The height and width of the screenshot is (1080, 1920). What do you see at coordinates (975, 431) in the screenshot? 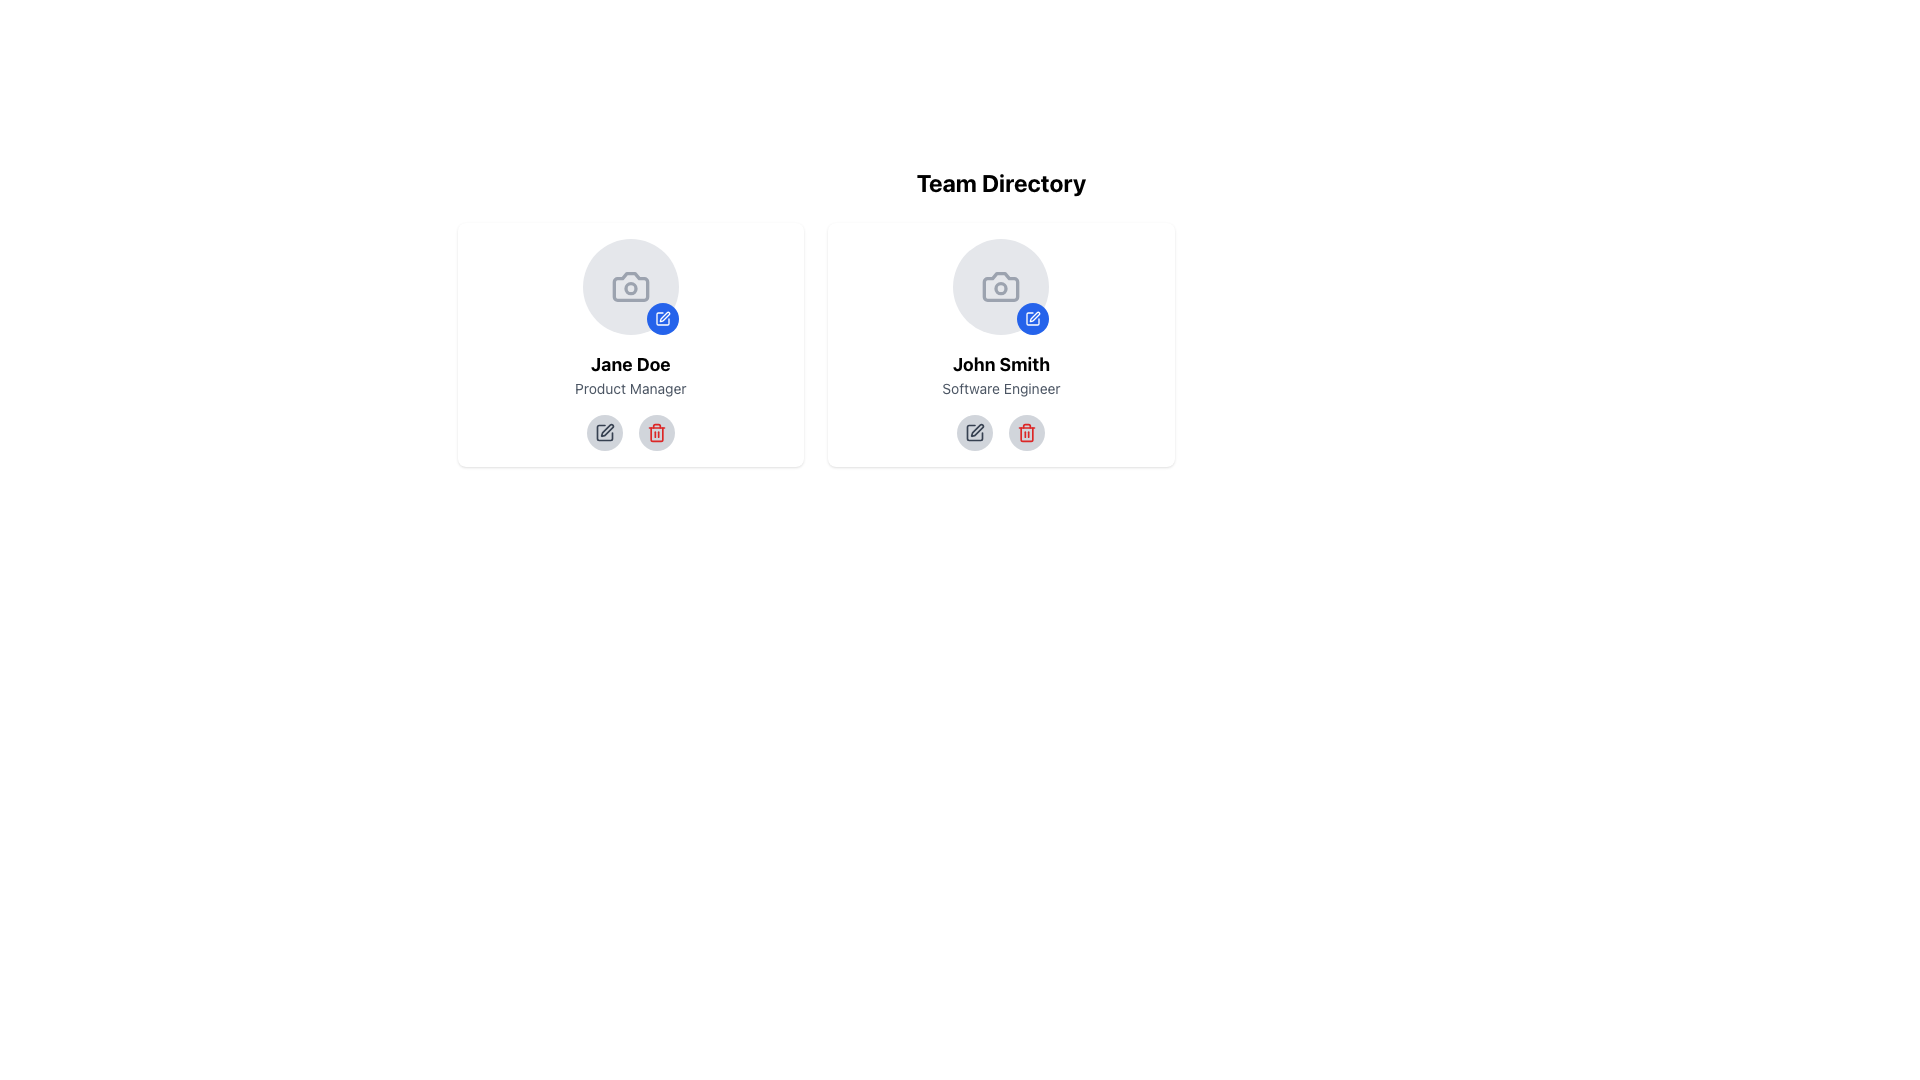
I see `the small circular button with a pencil icon located in the bottom section of the card displaying John Smith's information` at bounding box center [975, 431].